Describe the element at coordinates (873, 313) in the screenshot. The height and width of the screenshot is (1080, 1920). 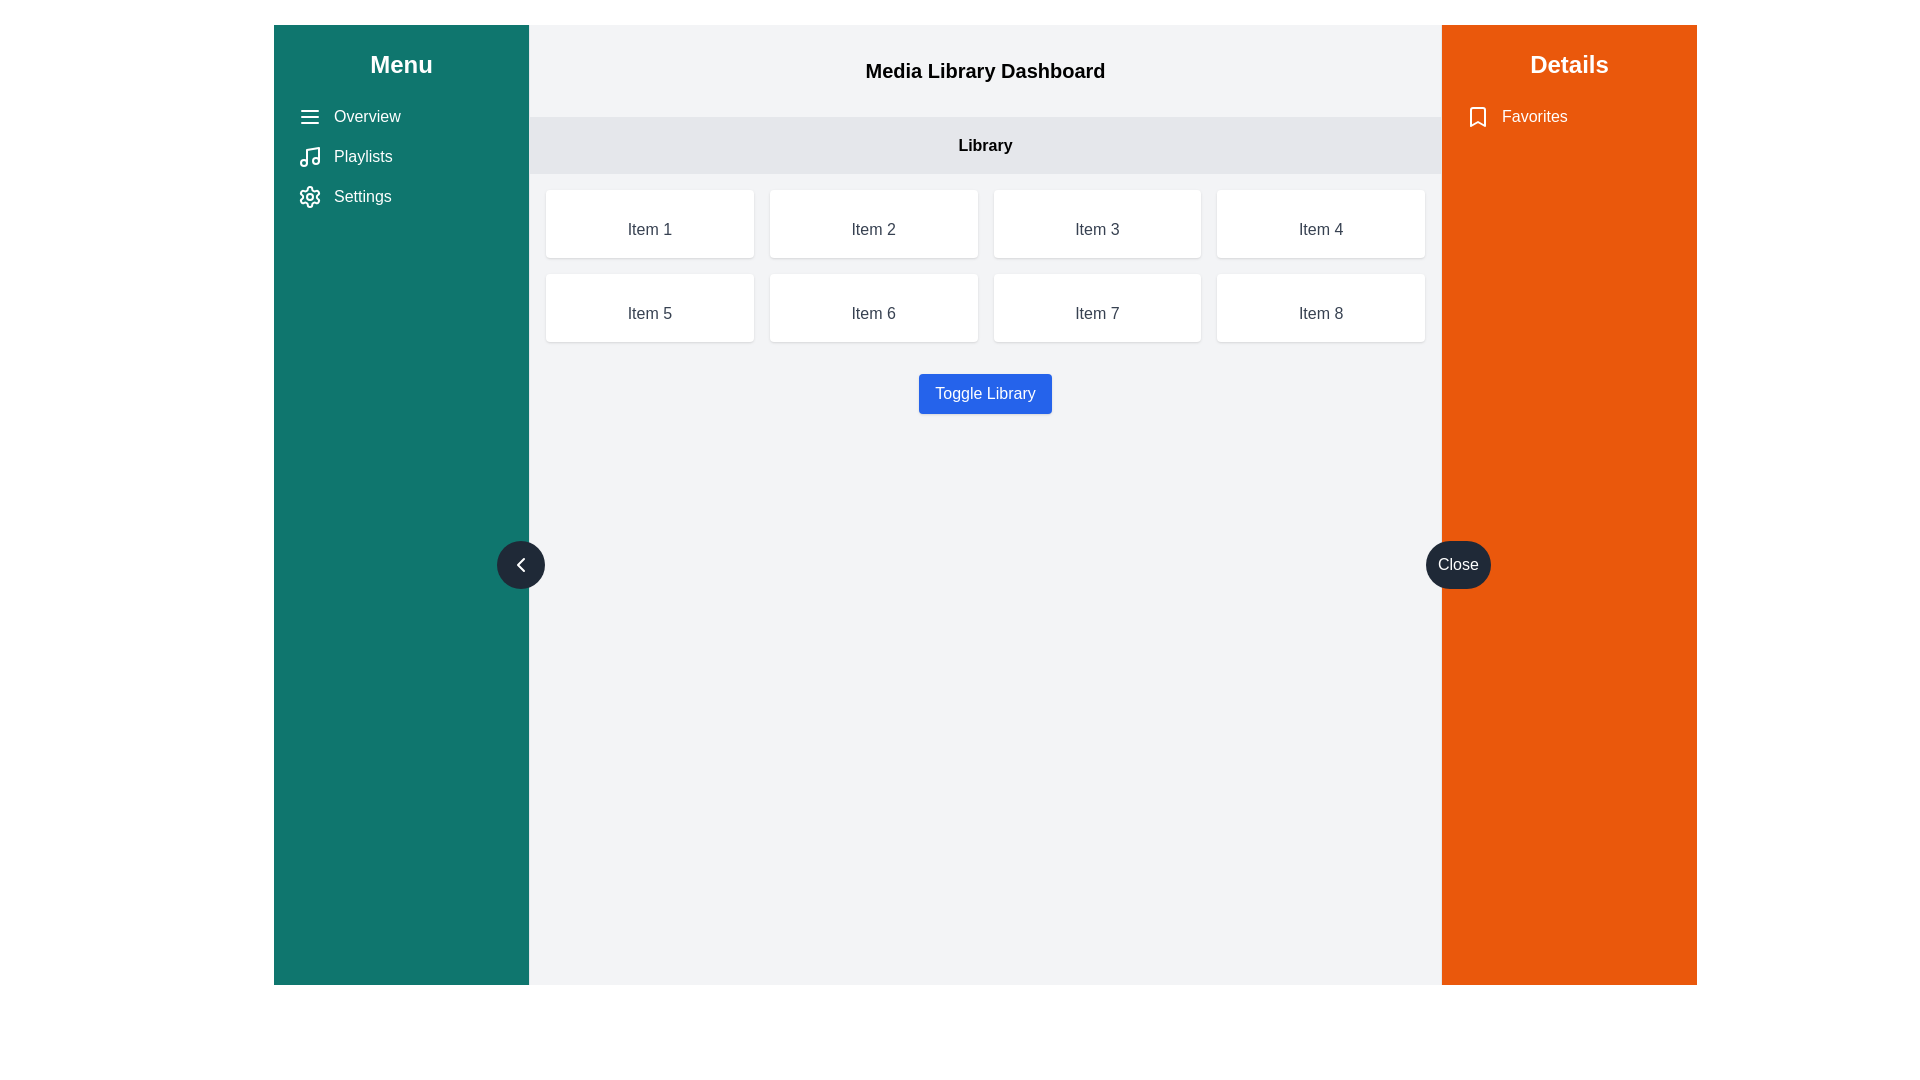
I see `the Text Label that displays an item label or identifier, located within a card in the second row and second column of a four-by-two grid layout` at that location.